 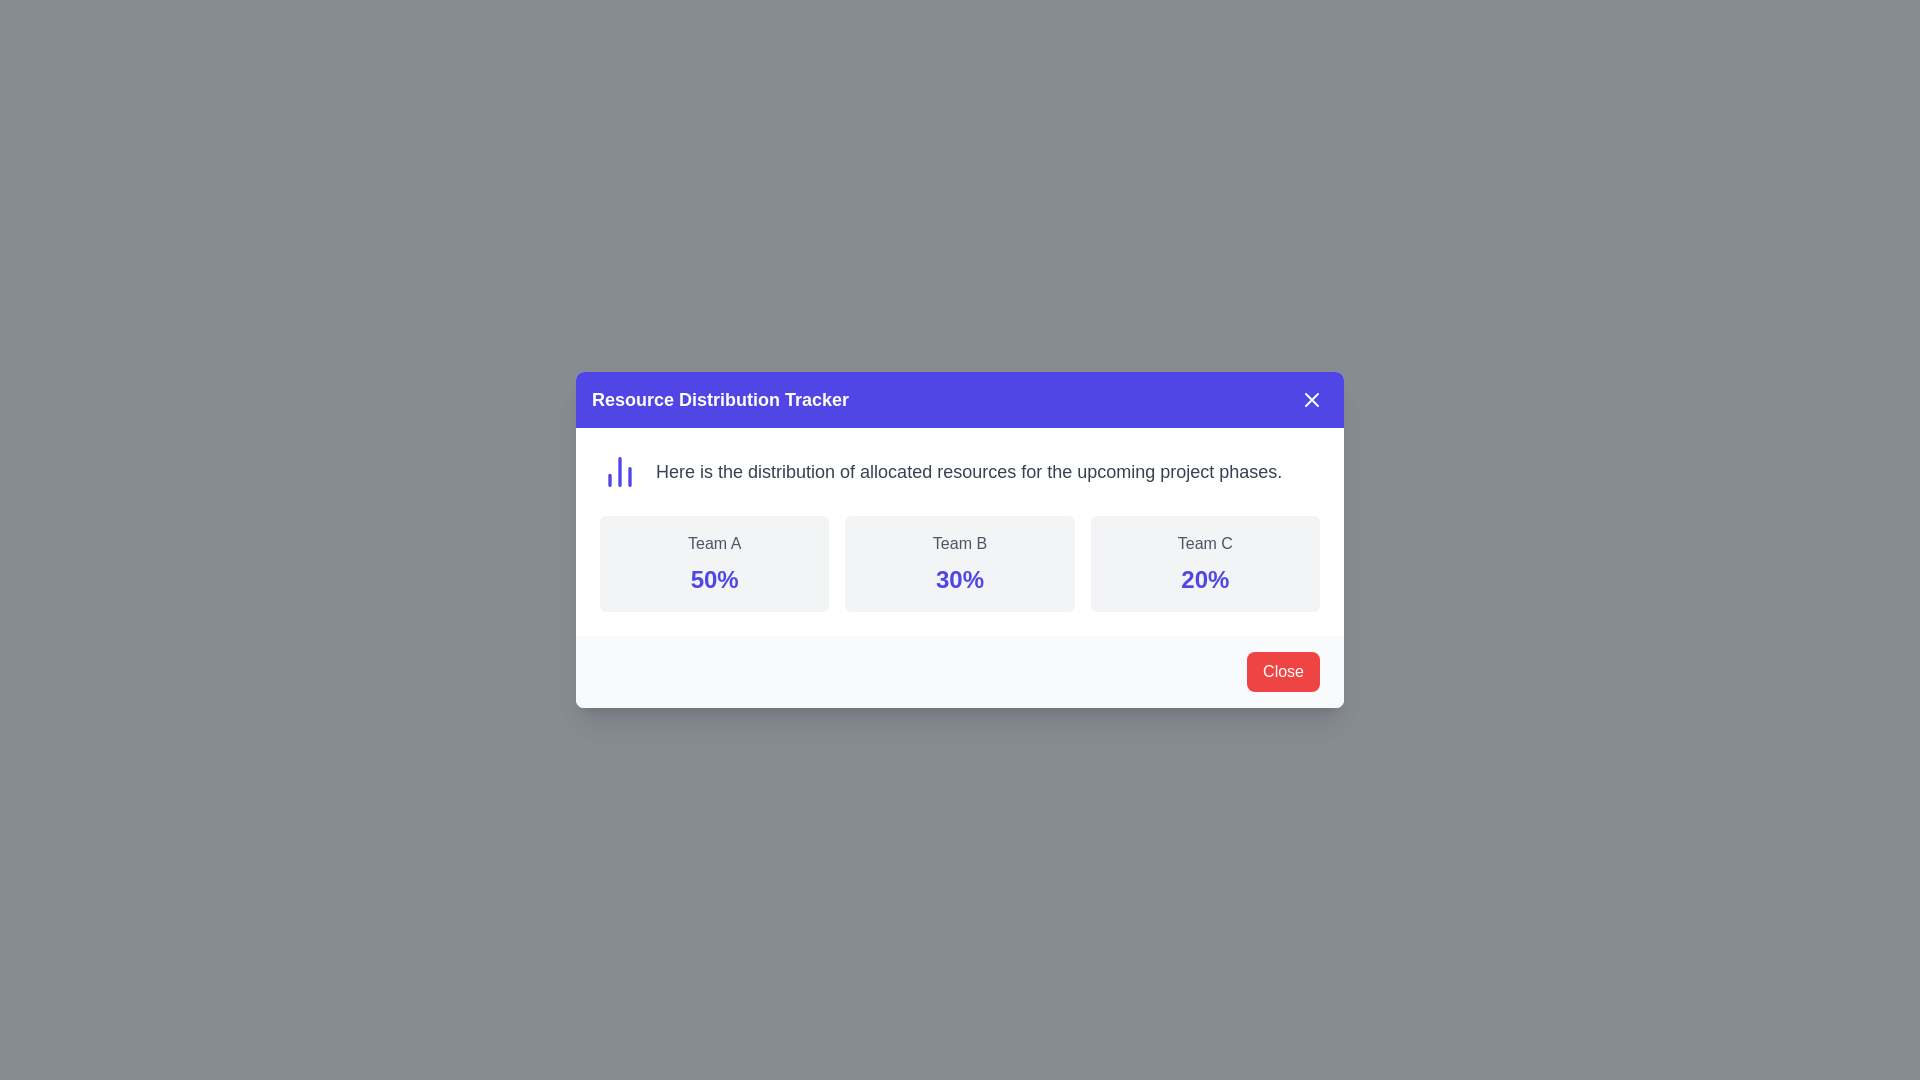 What do you see at coordinates (714, 579) in the screenshot?
I see `the numeric percentage value displayed in the Text display of 'Team A'` at bounding box center [714, 579].